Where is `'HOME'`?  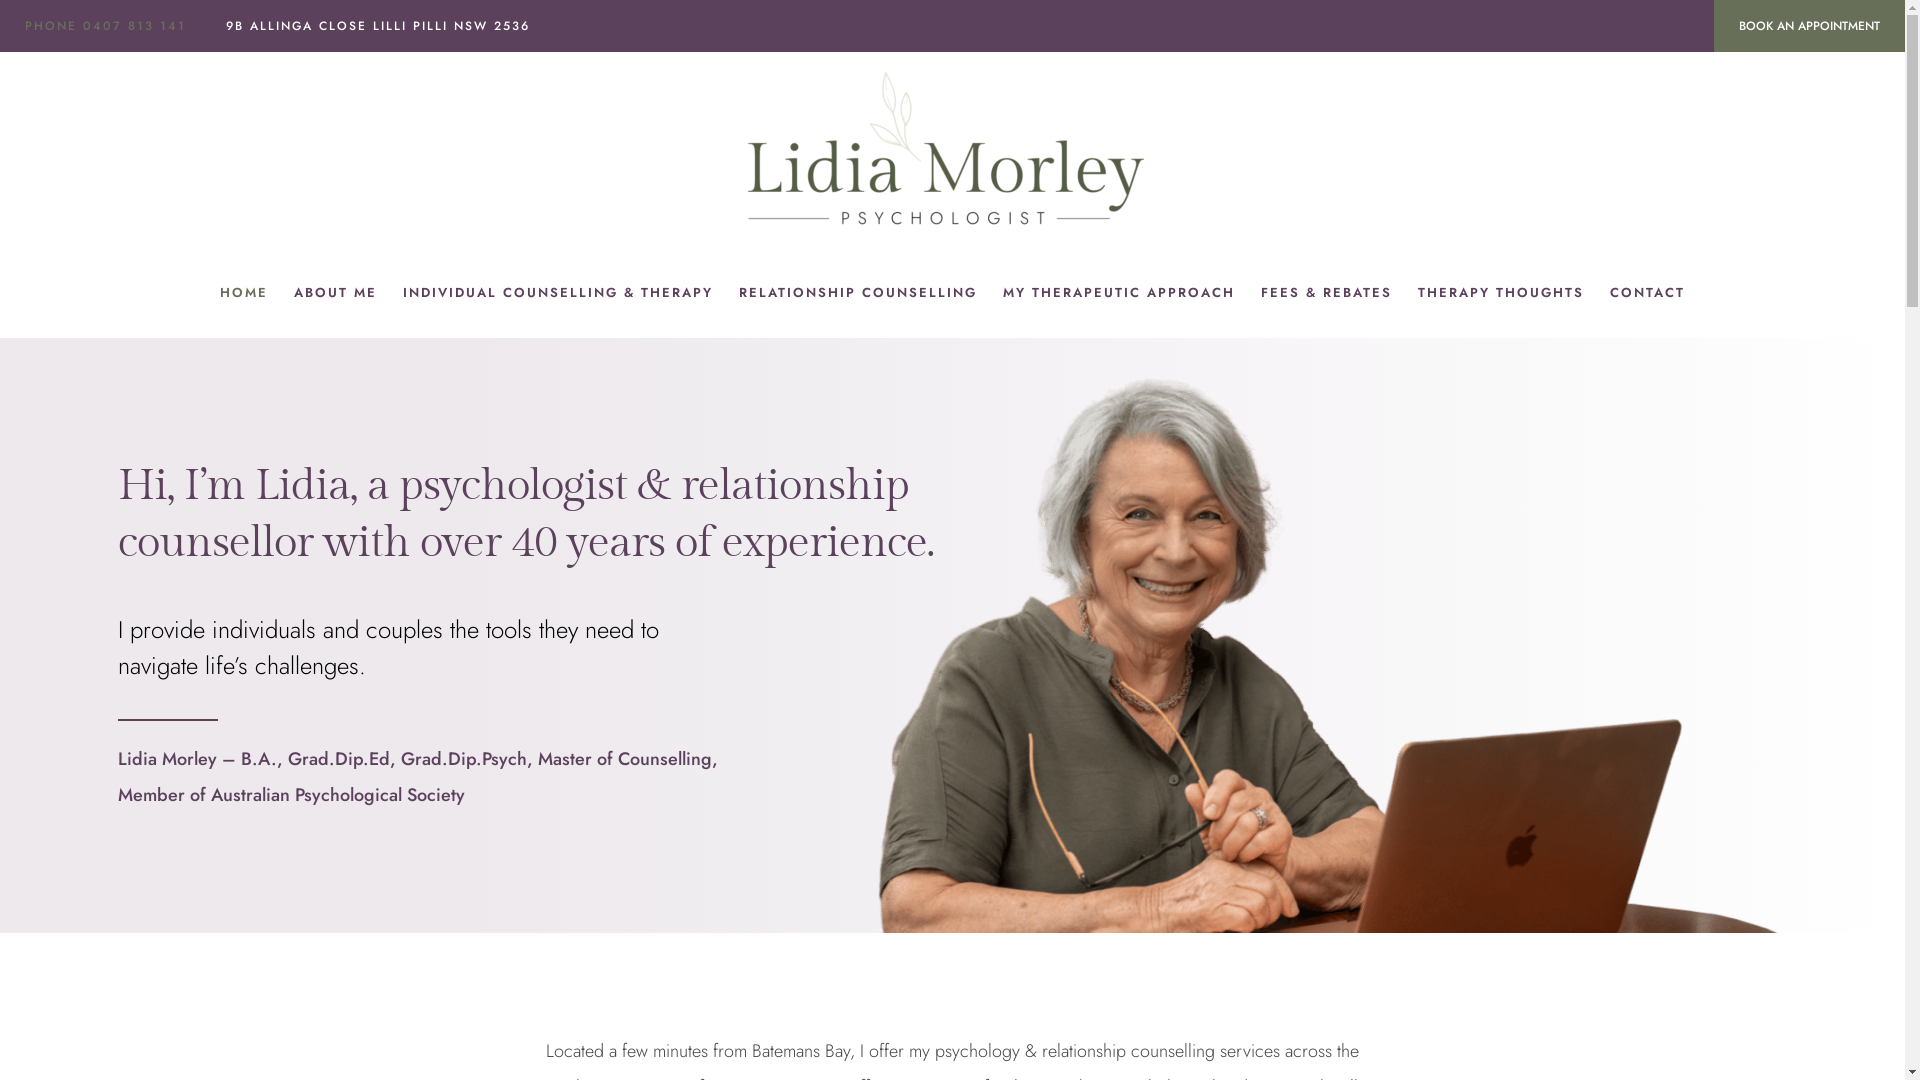
'HOME' is located at coordinates (206, 293).